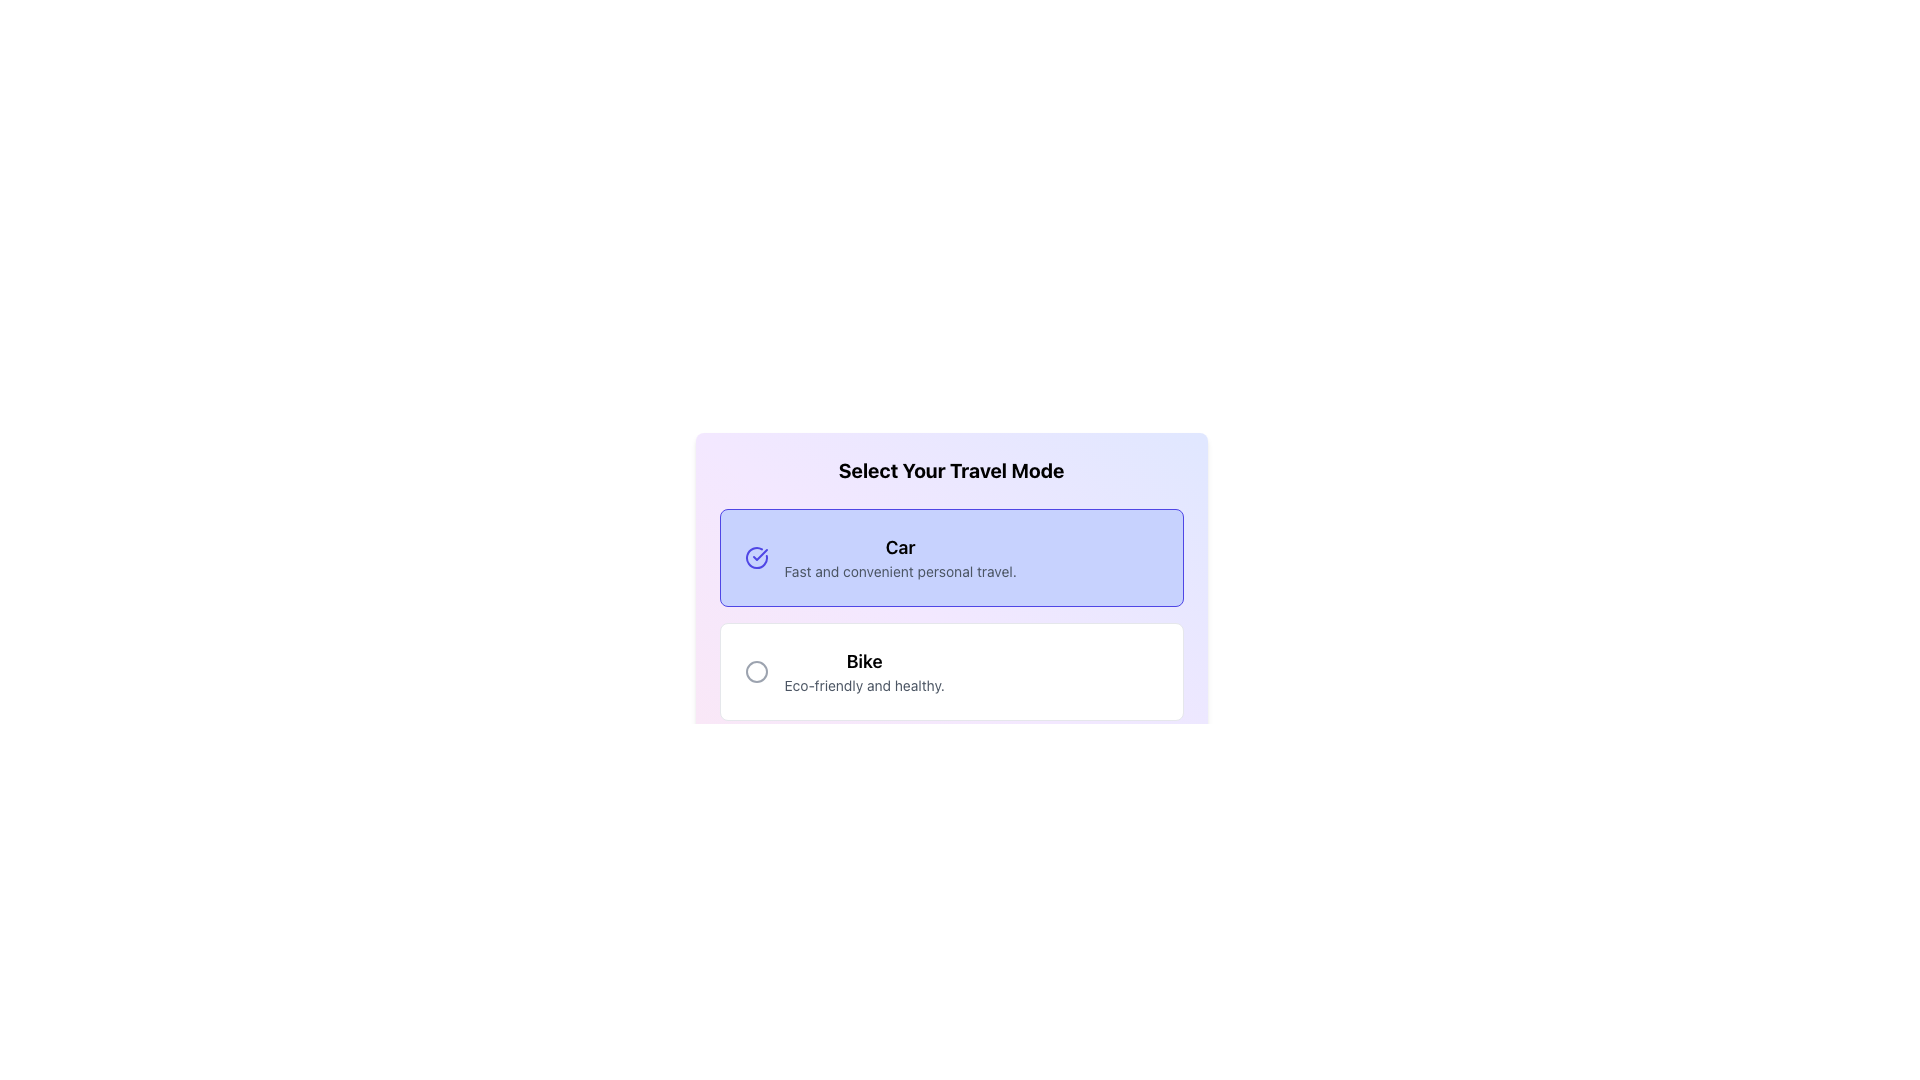 Image resolution: width=1920 pixels, height=1080 pixels. I want to click on the Selectable Option Box labeled 'Bike', so click(950, 671).